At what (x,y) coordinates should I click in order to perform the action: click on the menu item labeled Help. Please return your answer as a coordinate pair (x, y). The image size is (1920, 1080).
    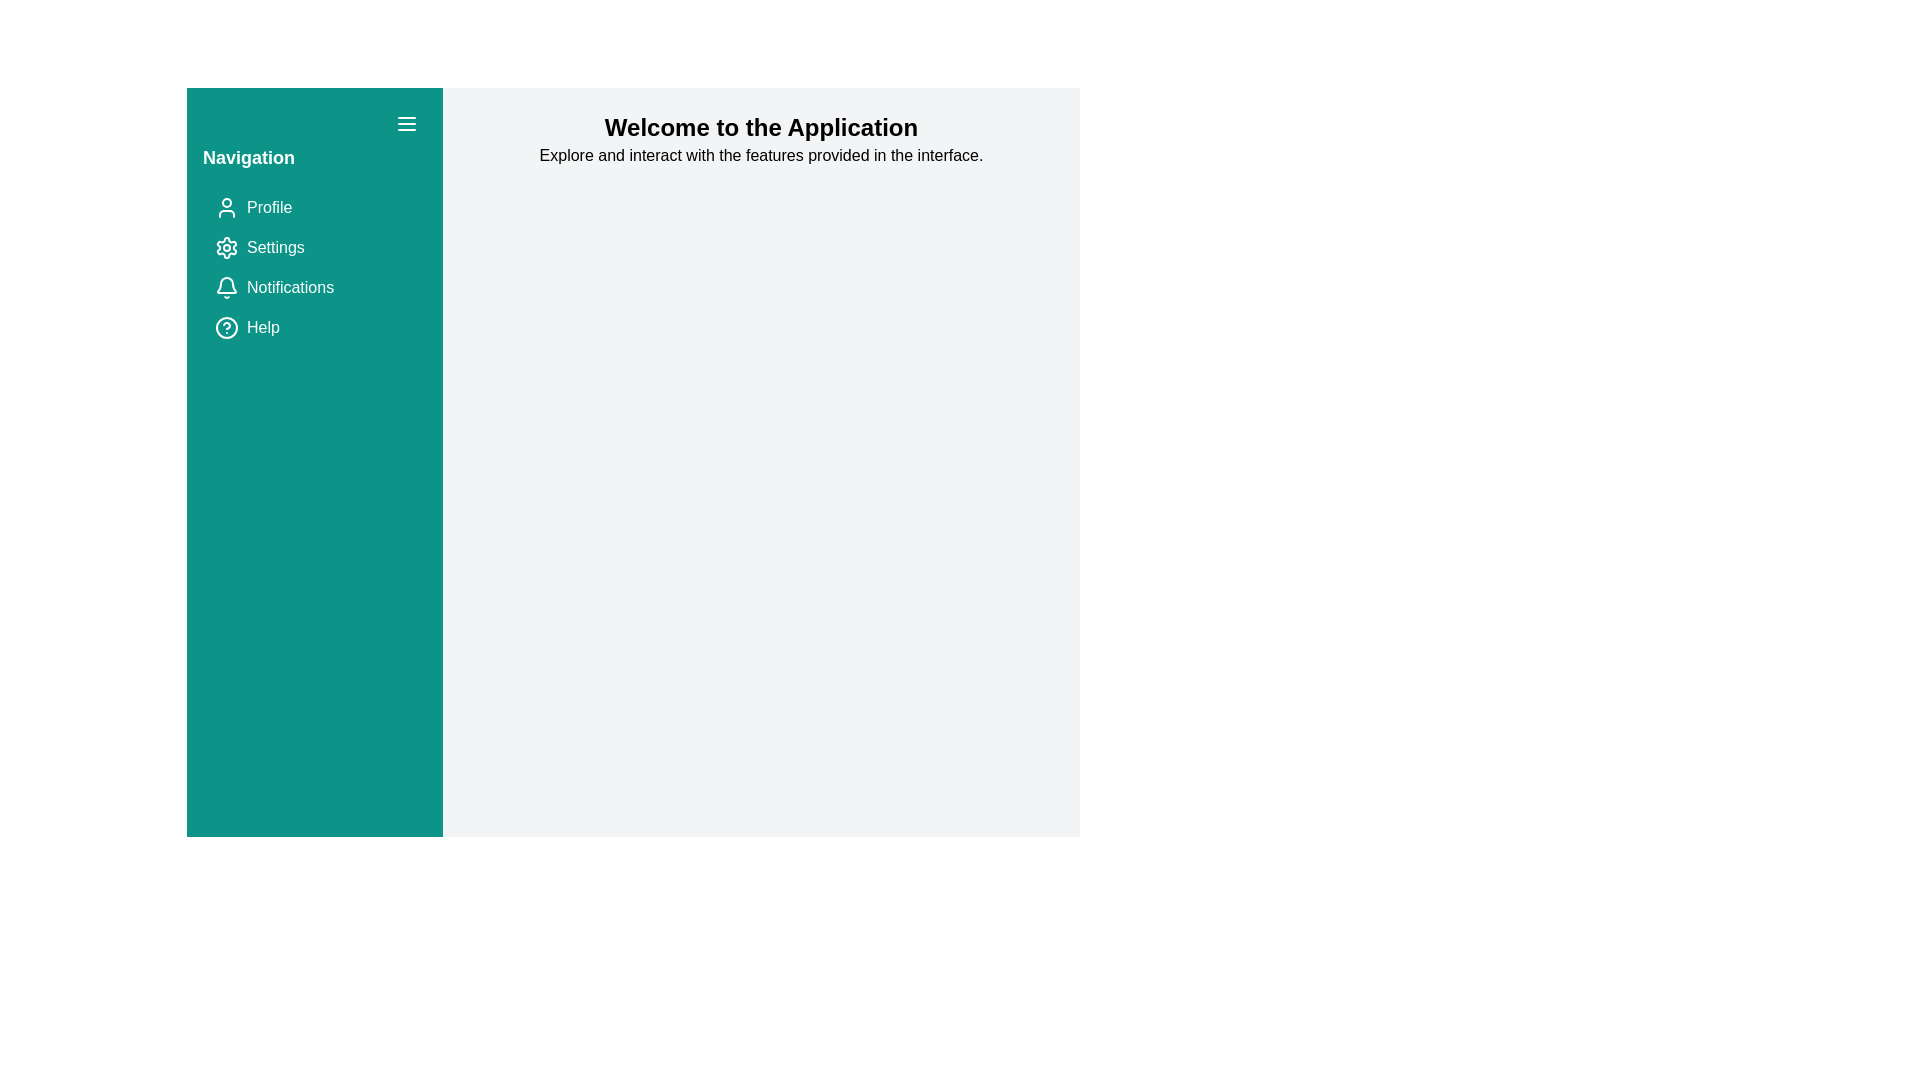
    Looking at the image, I should click on (314, 326).